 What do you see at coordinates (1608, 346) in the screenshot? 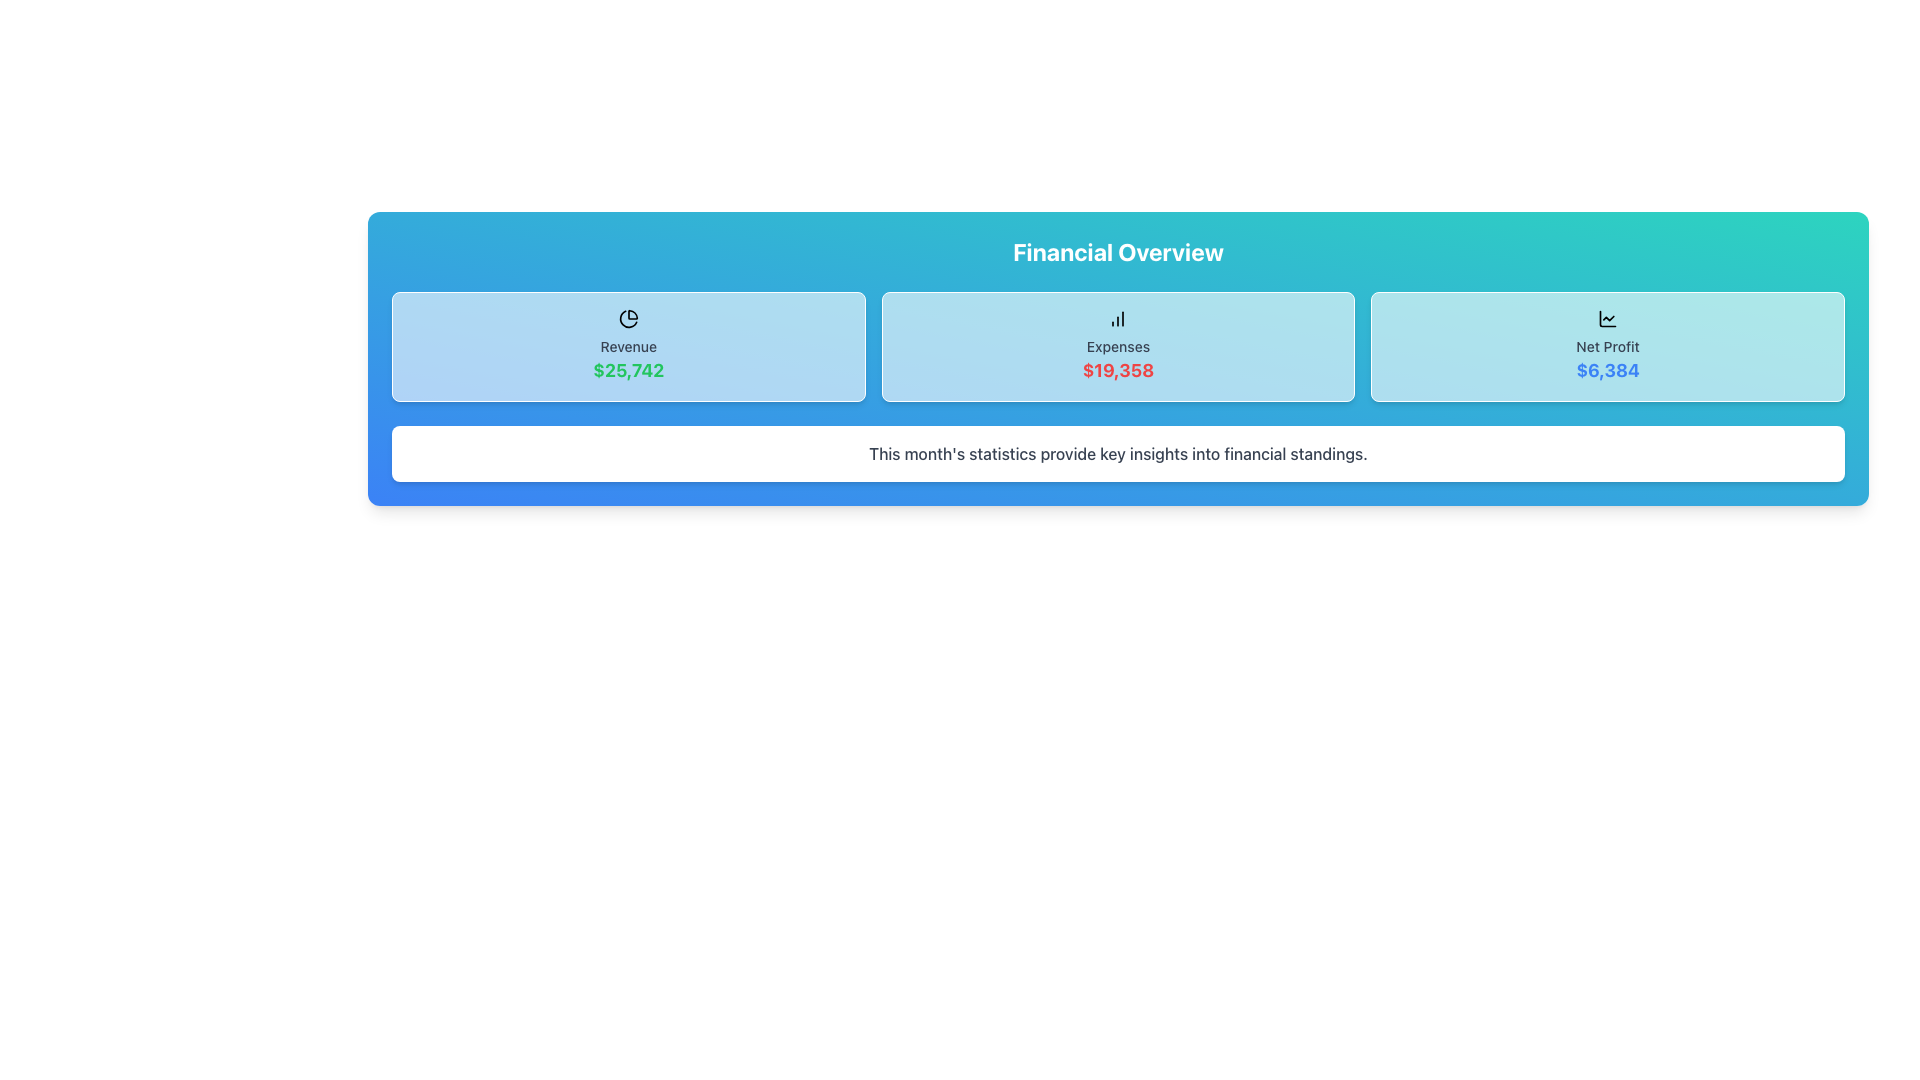
I see `the displayed information on the summary card UI component for 'Net Profit', which is the rightmost card in a row of three summary widgets` at bounding box center [1608, 346].